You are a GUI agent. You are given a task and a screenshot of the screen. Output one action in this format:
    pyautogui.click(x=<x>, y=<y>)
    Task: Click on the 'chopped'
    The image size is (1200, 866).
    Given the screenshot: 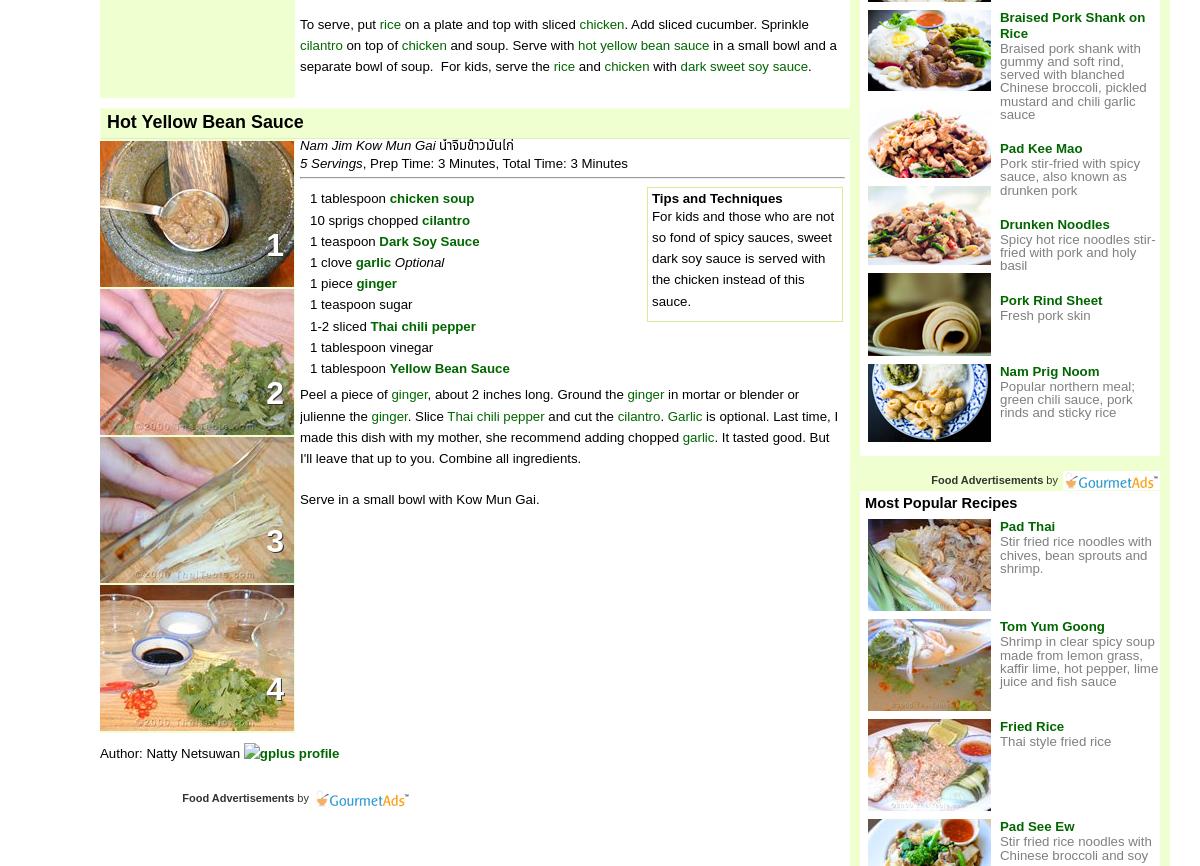 What is the action you would take?
    pyautogui.click(x=394, y=218)
    